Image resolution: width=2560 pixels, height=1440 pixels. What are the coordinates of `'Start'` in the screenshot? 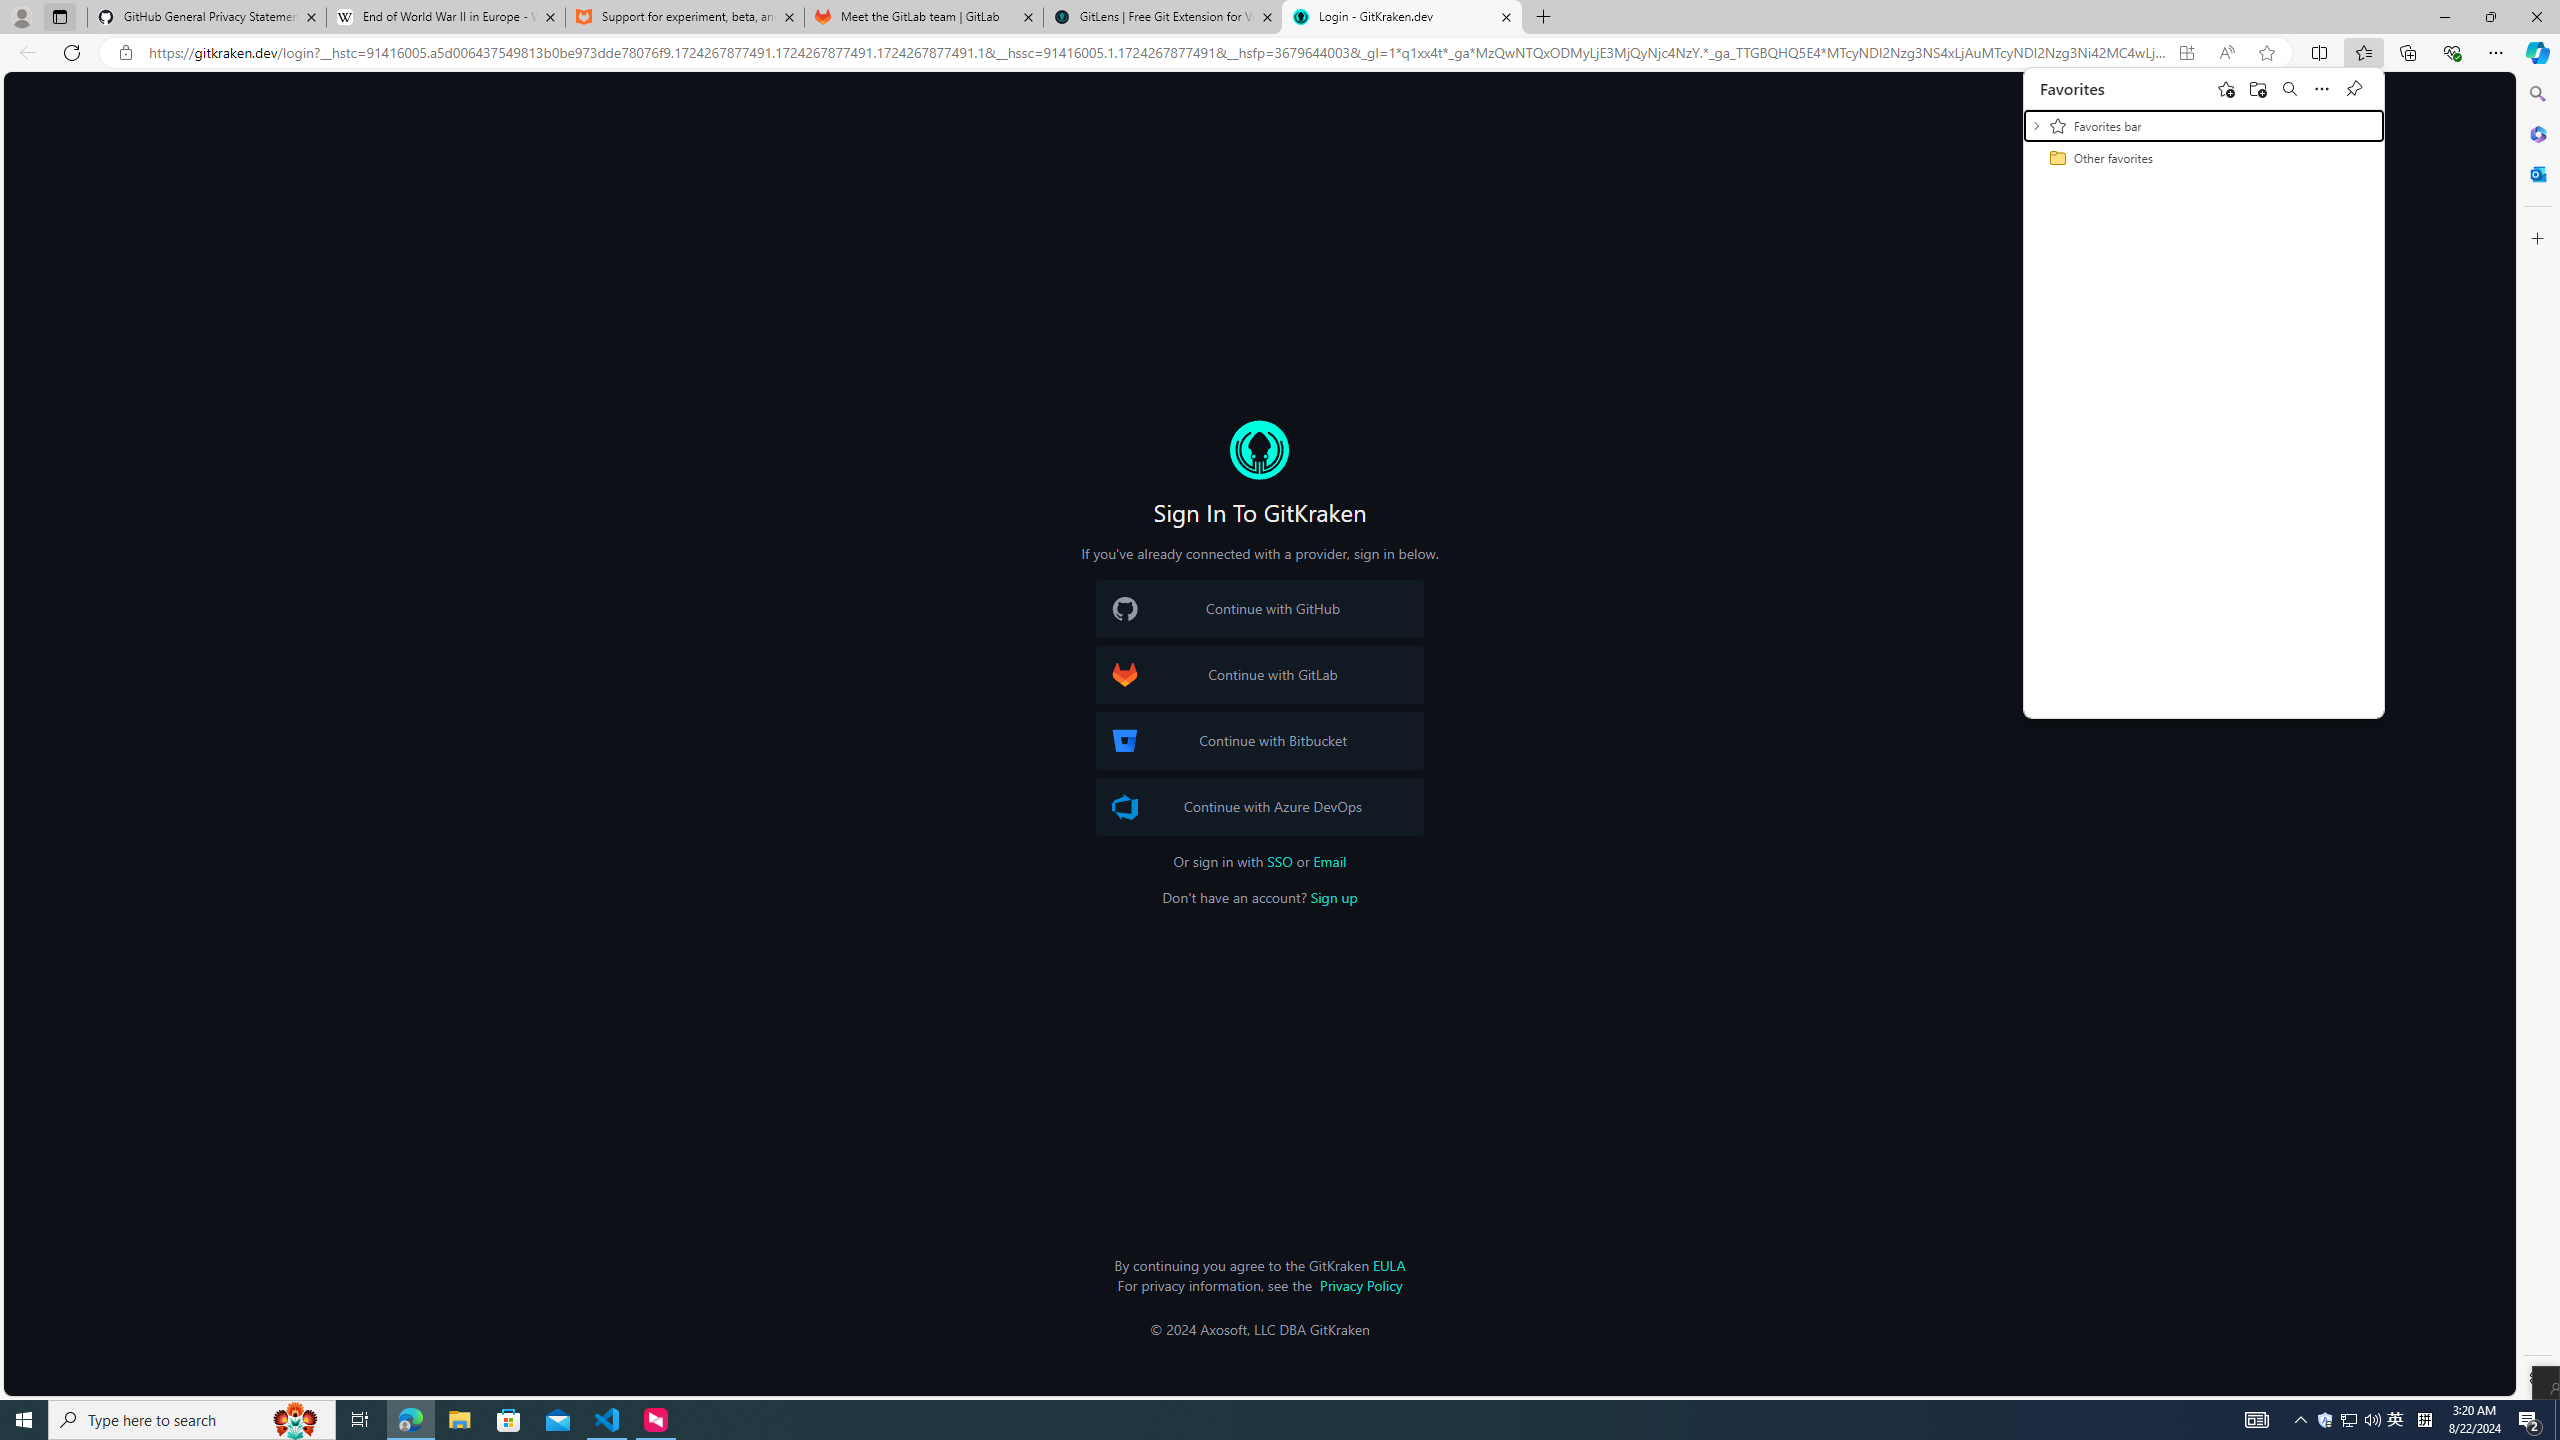 It's located at (24, 1418).